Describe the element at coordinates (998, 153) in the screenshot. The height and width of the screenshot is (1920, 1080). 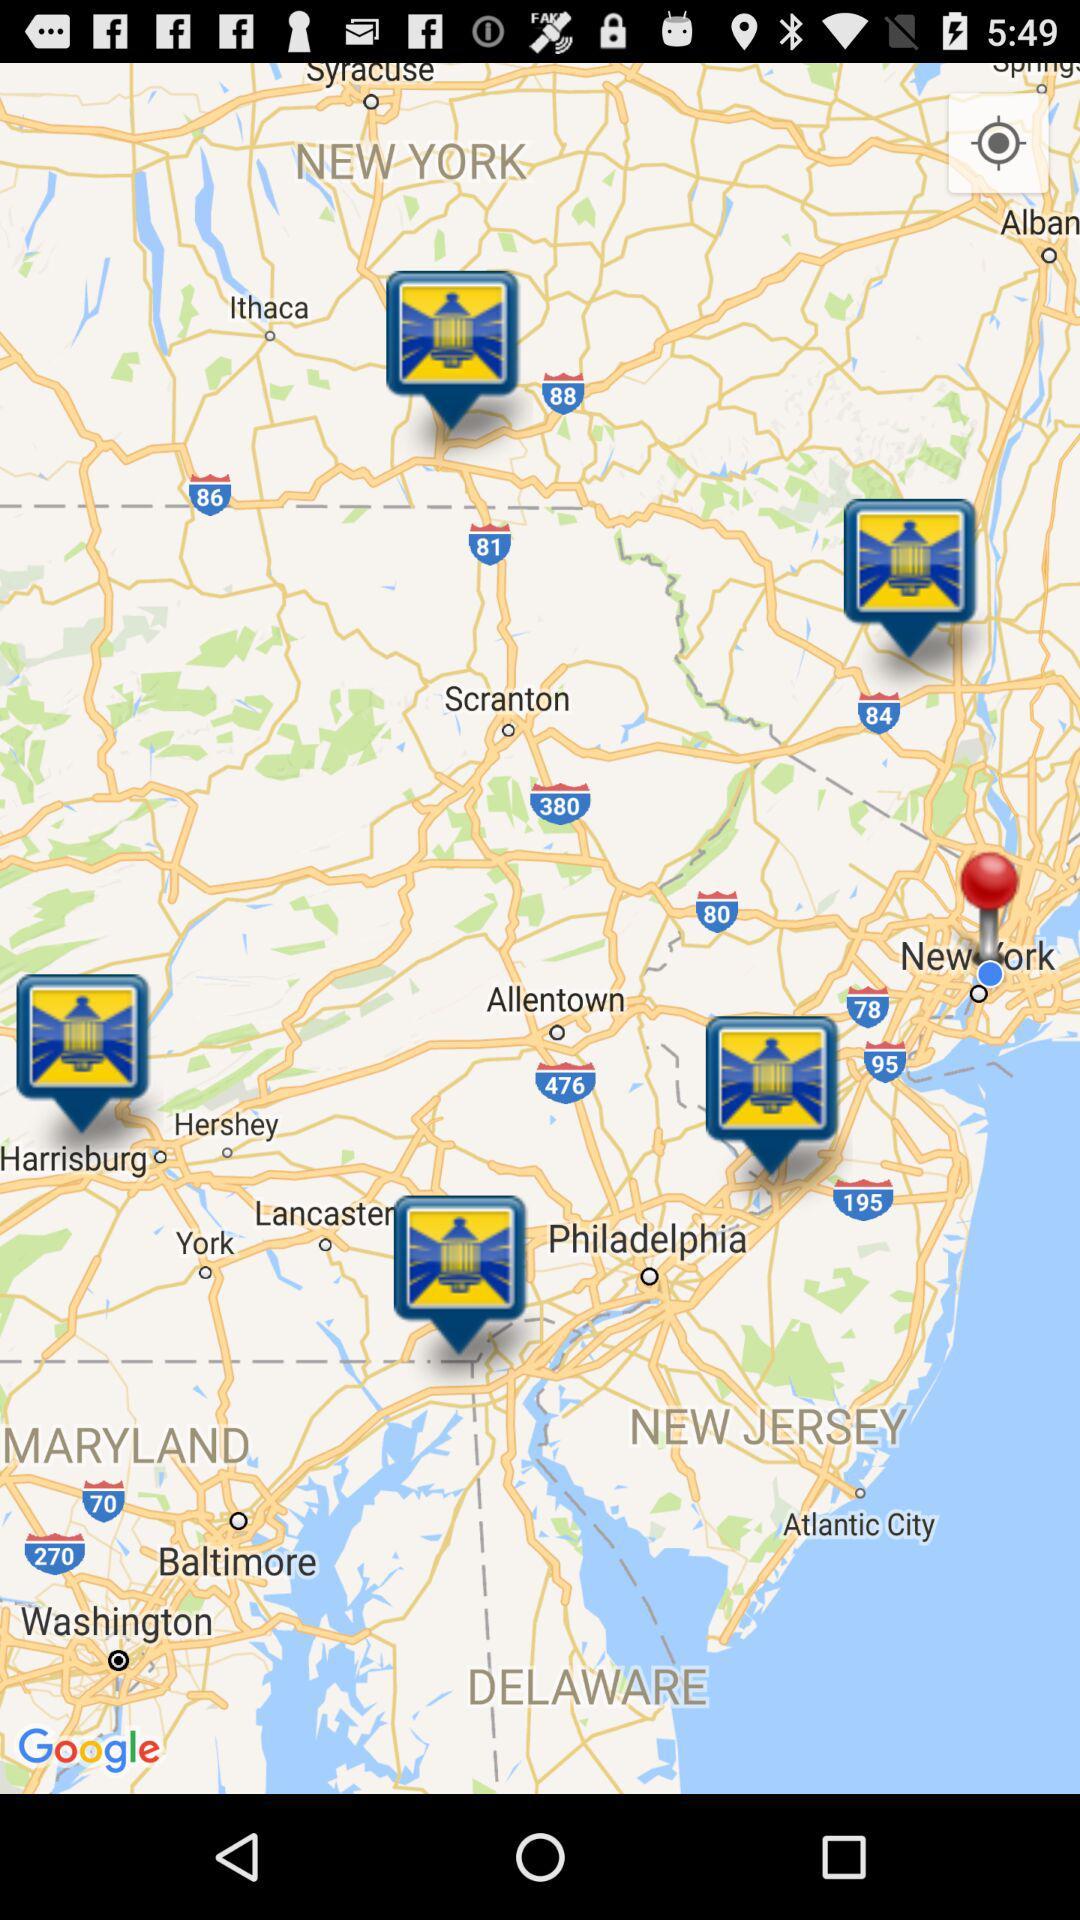
I see `the location_crosshair icon` at that location.